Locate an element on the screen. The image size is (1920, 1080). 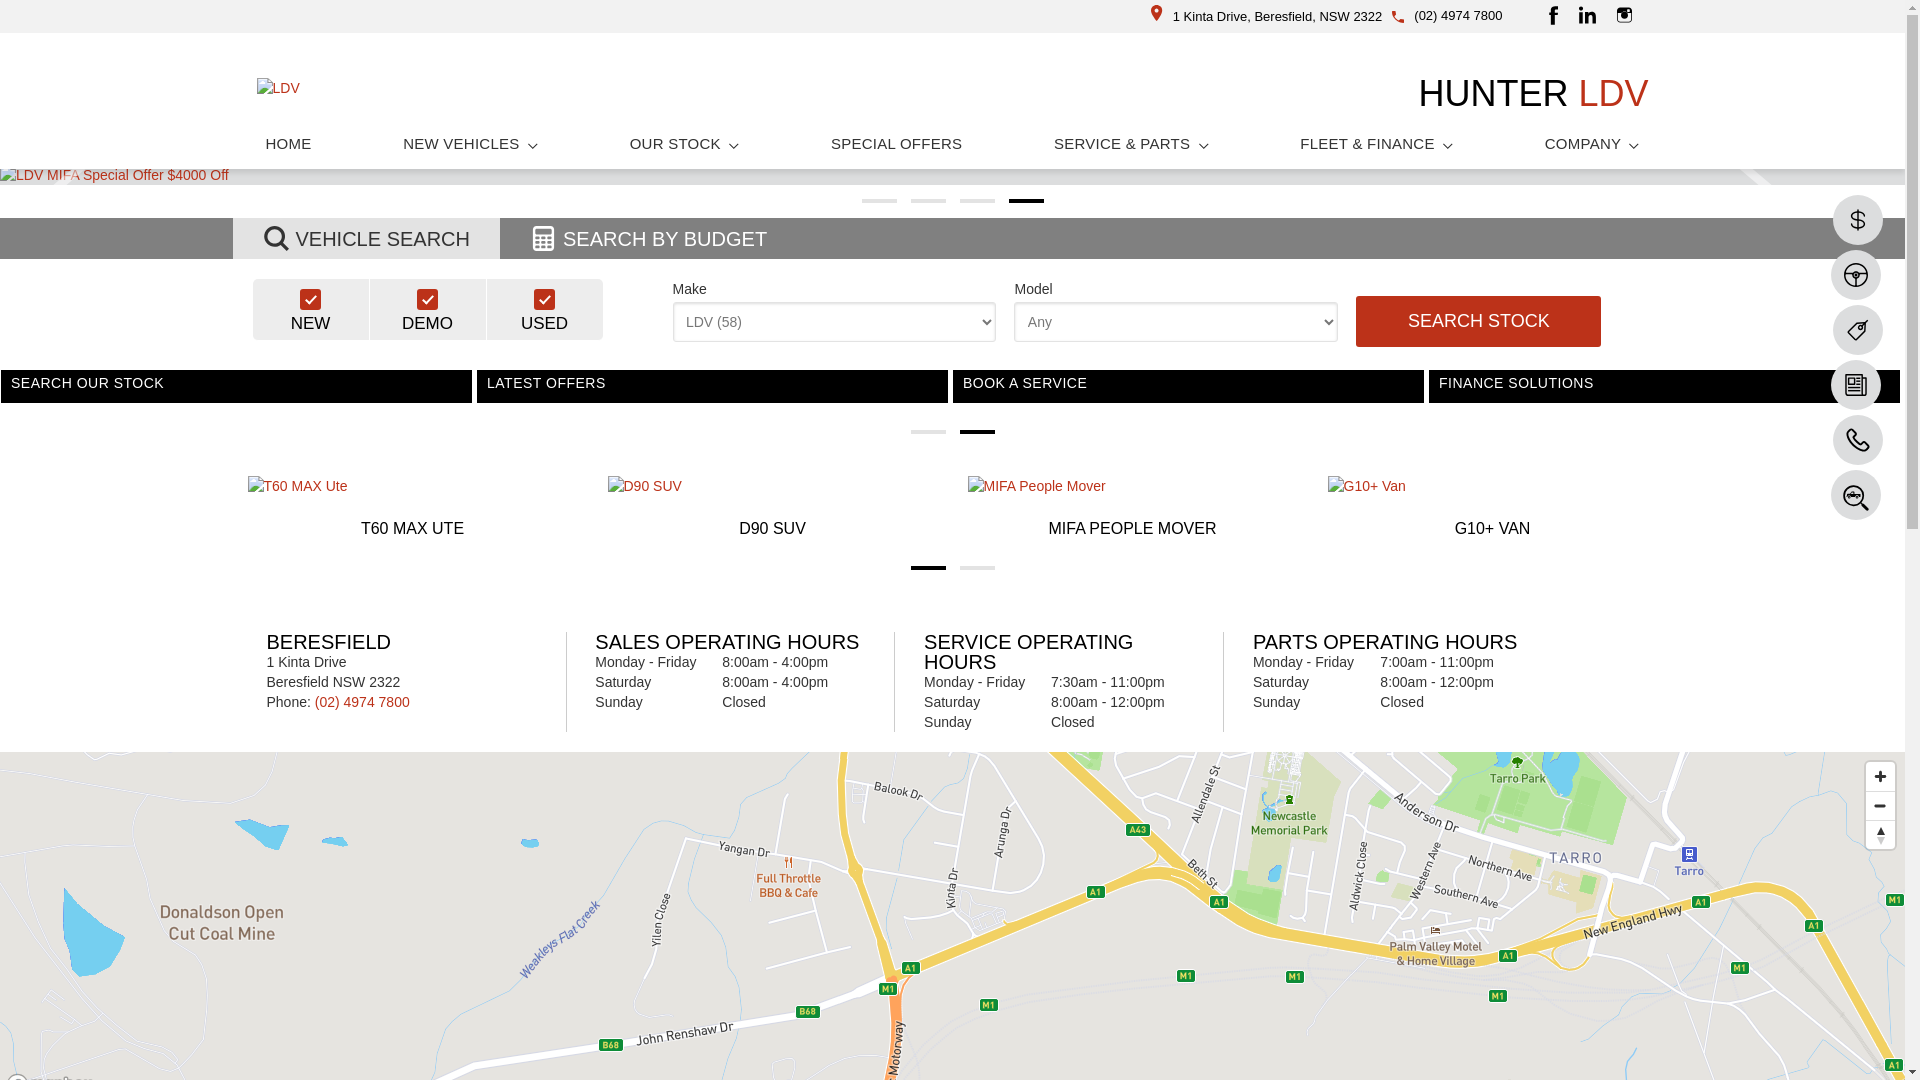
'VEHICLE SEARCH' is located at coordinates (365, 237).